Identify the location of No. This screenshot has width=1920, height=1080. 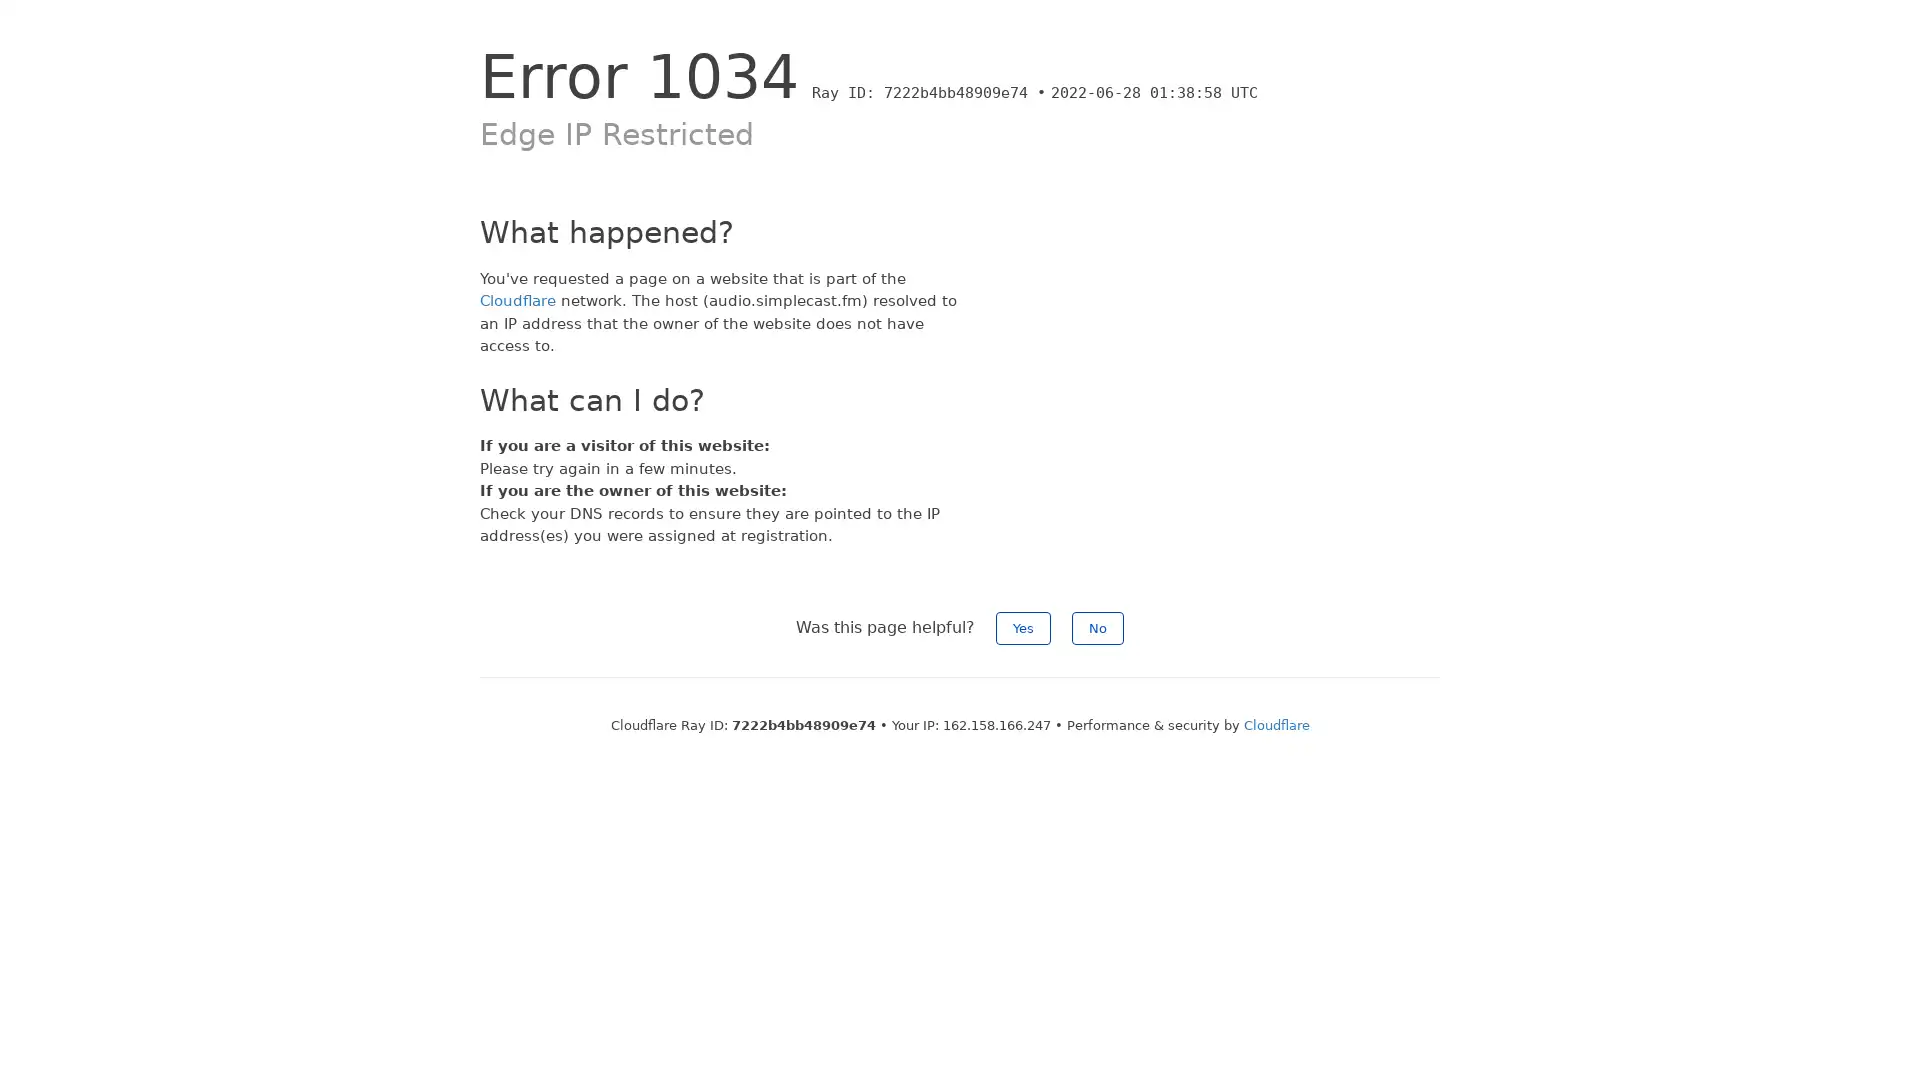
(1097, 626).